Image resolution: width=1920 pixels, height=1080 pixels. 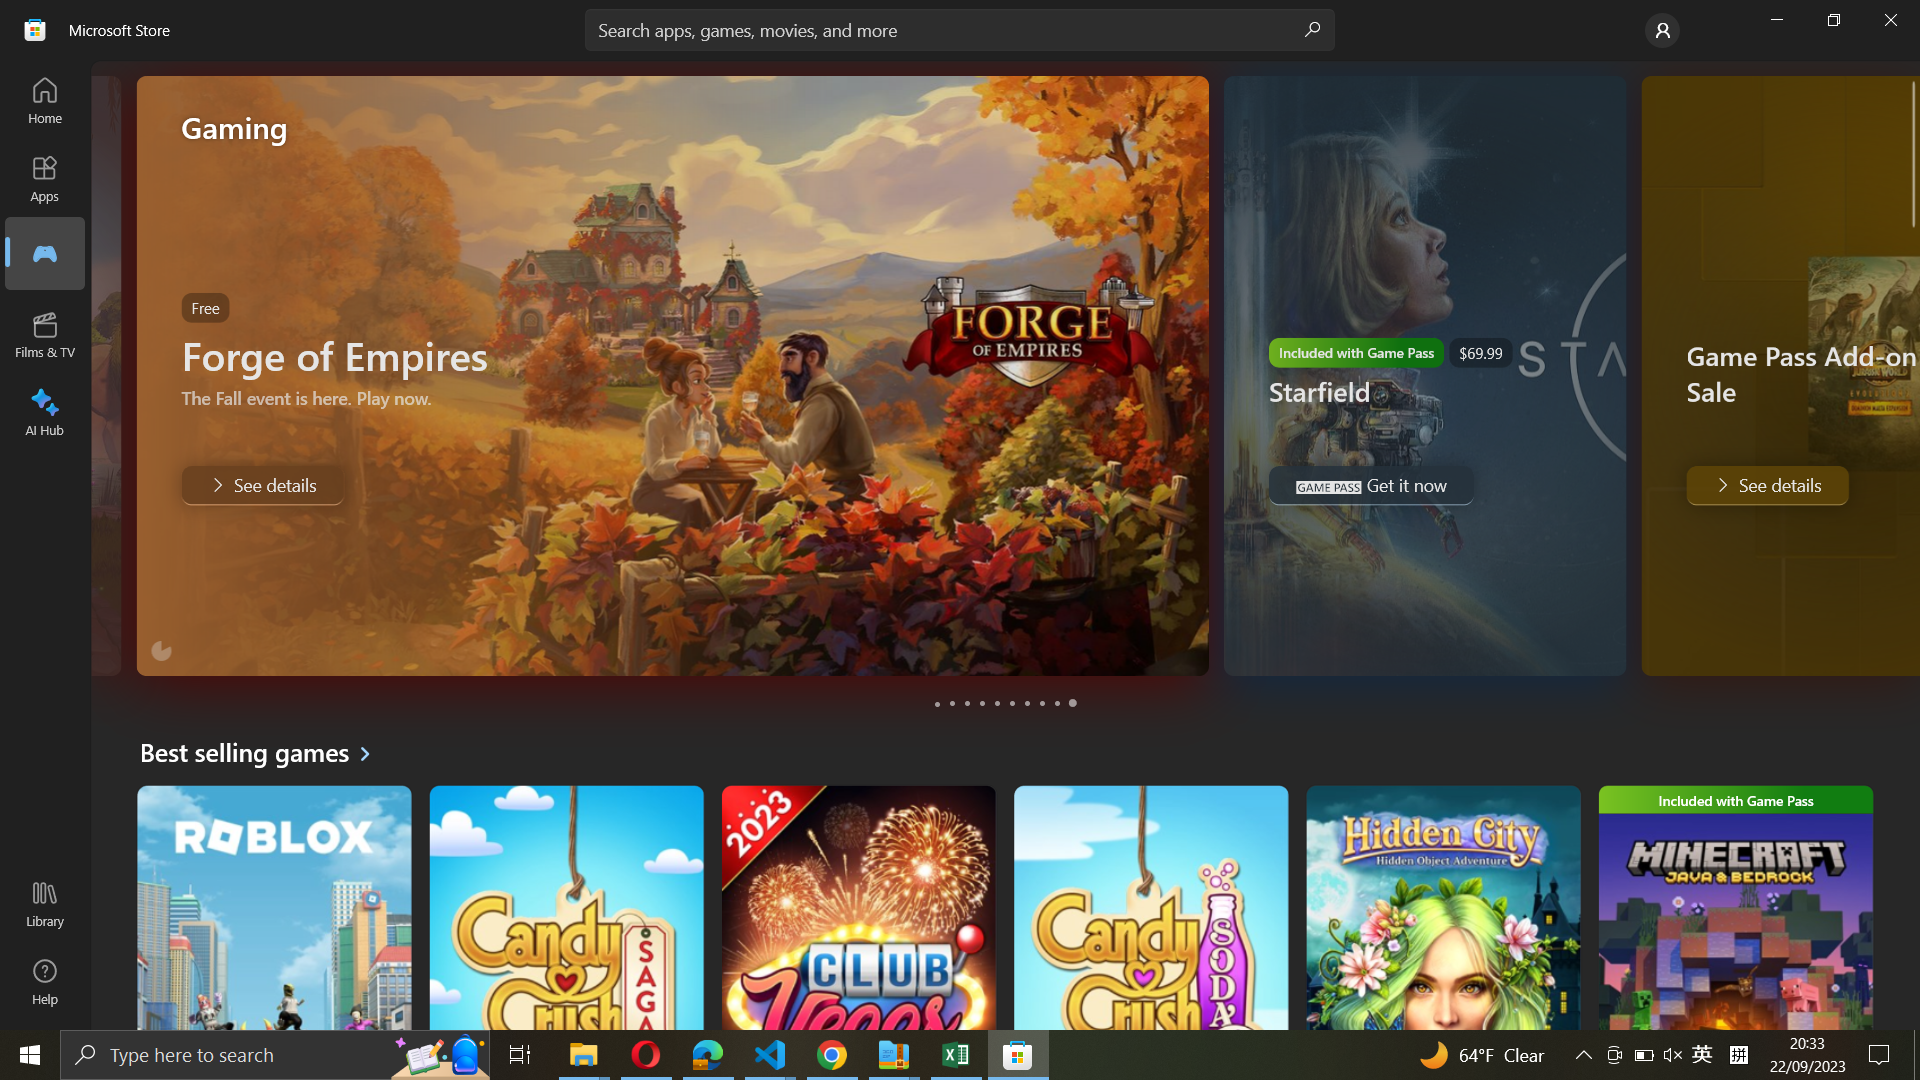 What do you see at coordinates (43, 982) in the screenshot?
I see `the "Help" option in the menu` at bounding box center [43, 982].